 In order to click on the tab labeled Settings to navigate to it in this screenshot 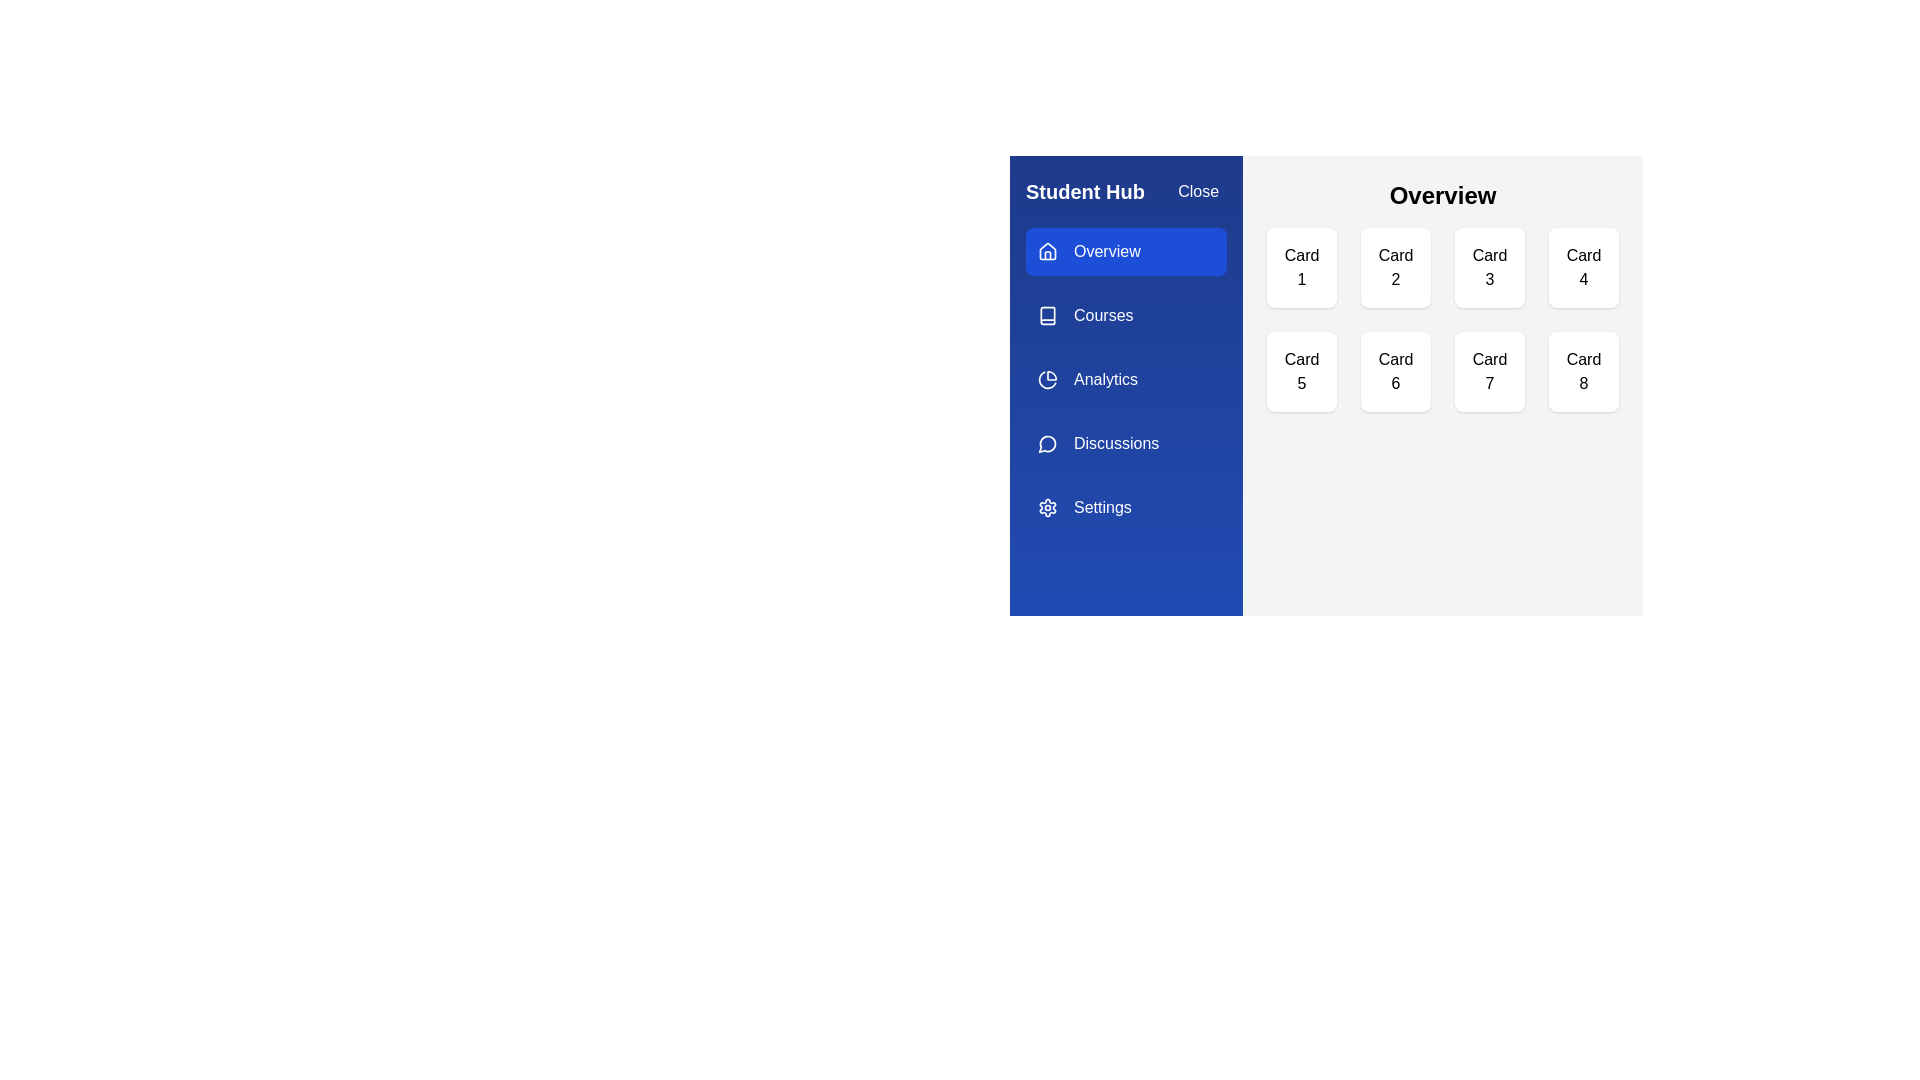, I will do `click(1126, 507)`.